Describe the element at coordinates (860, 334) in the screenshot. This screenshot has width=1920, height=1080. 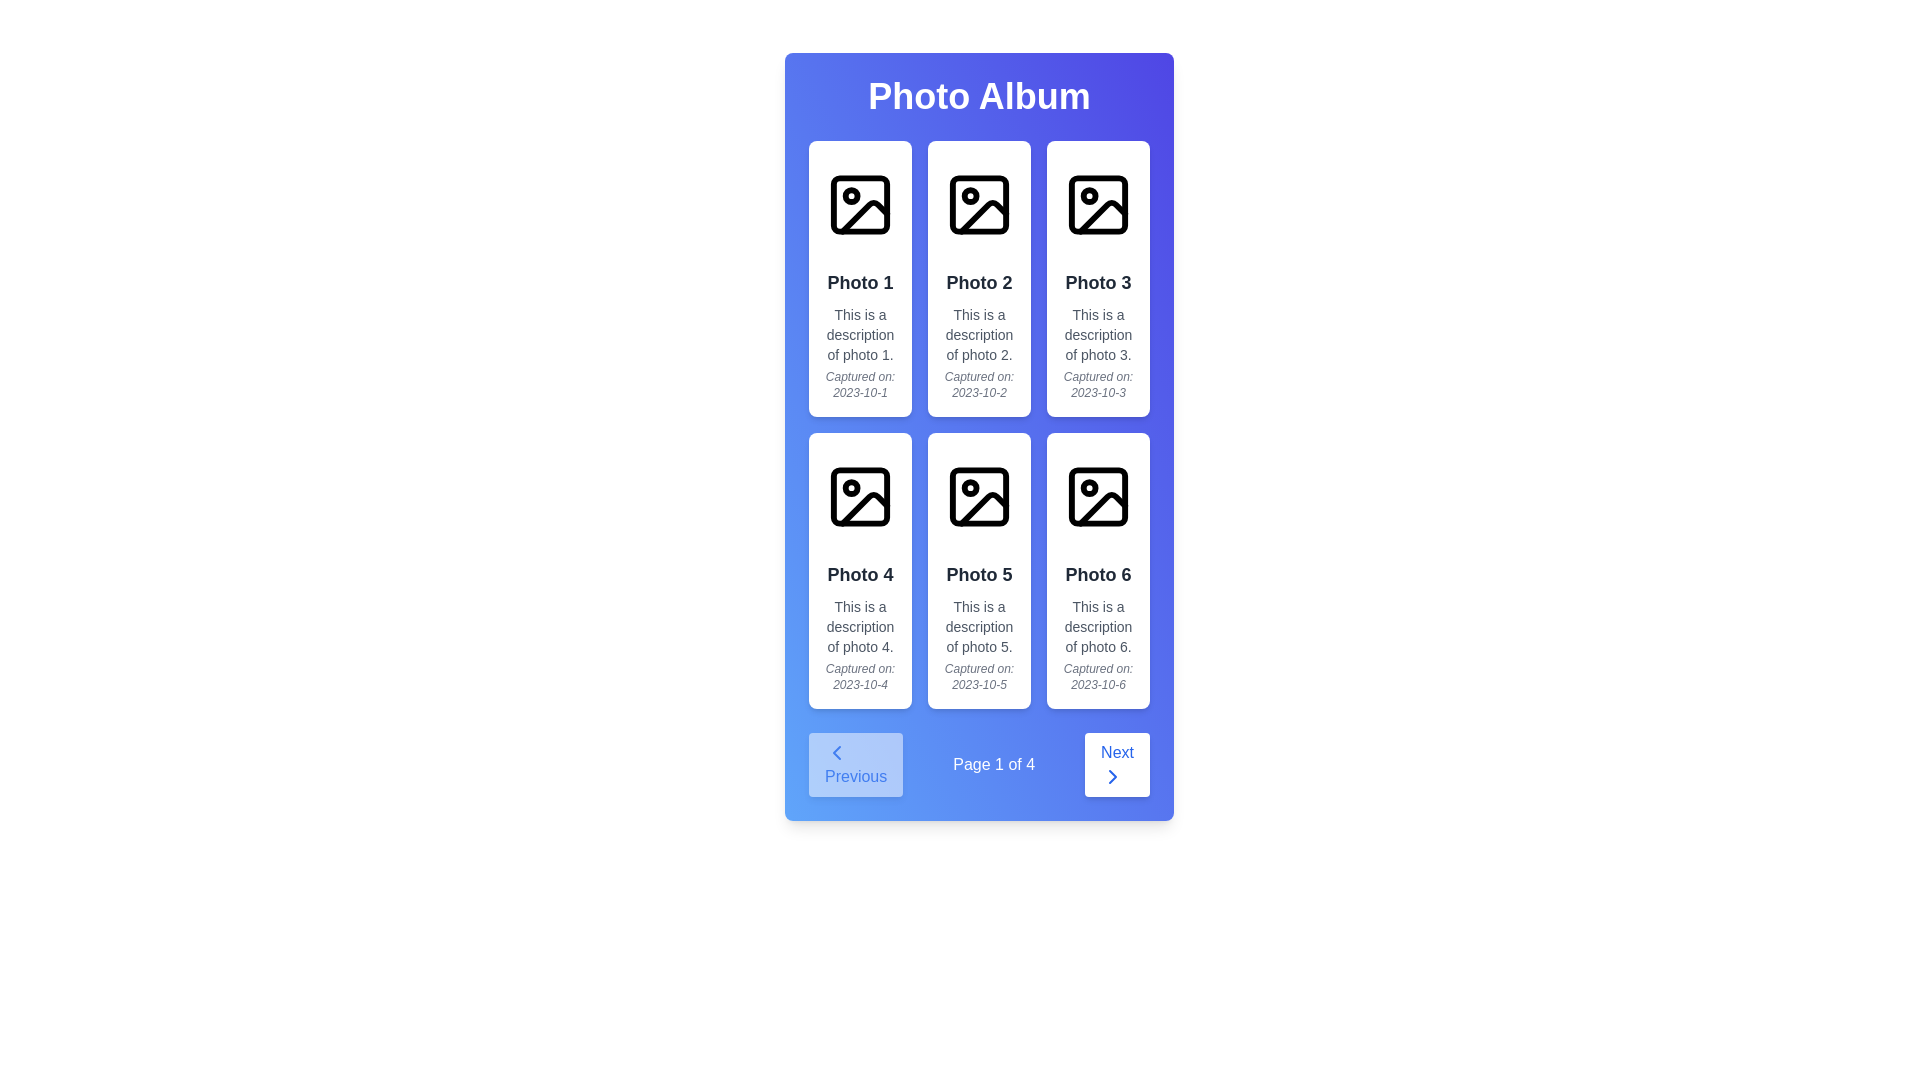
I see `the text label that provides additional information about the associated image and title within its card, located directly below the title 'Photo 1'` at that location.